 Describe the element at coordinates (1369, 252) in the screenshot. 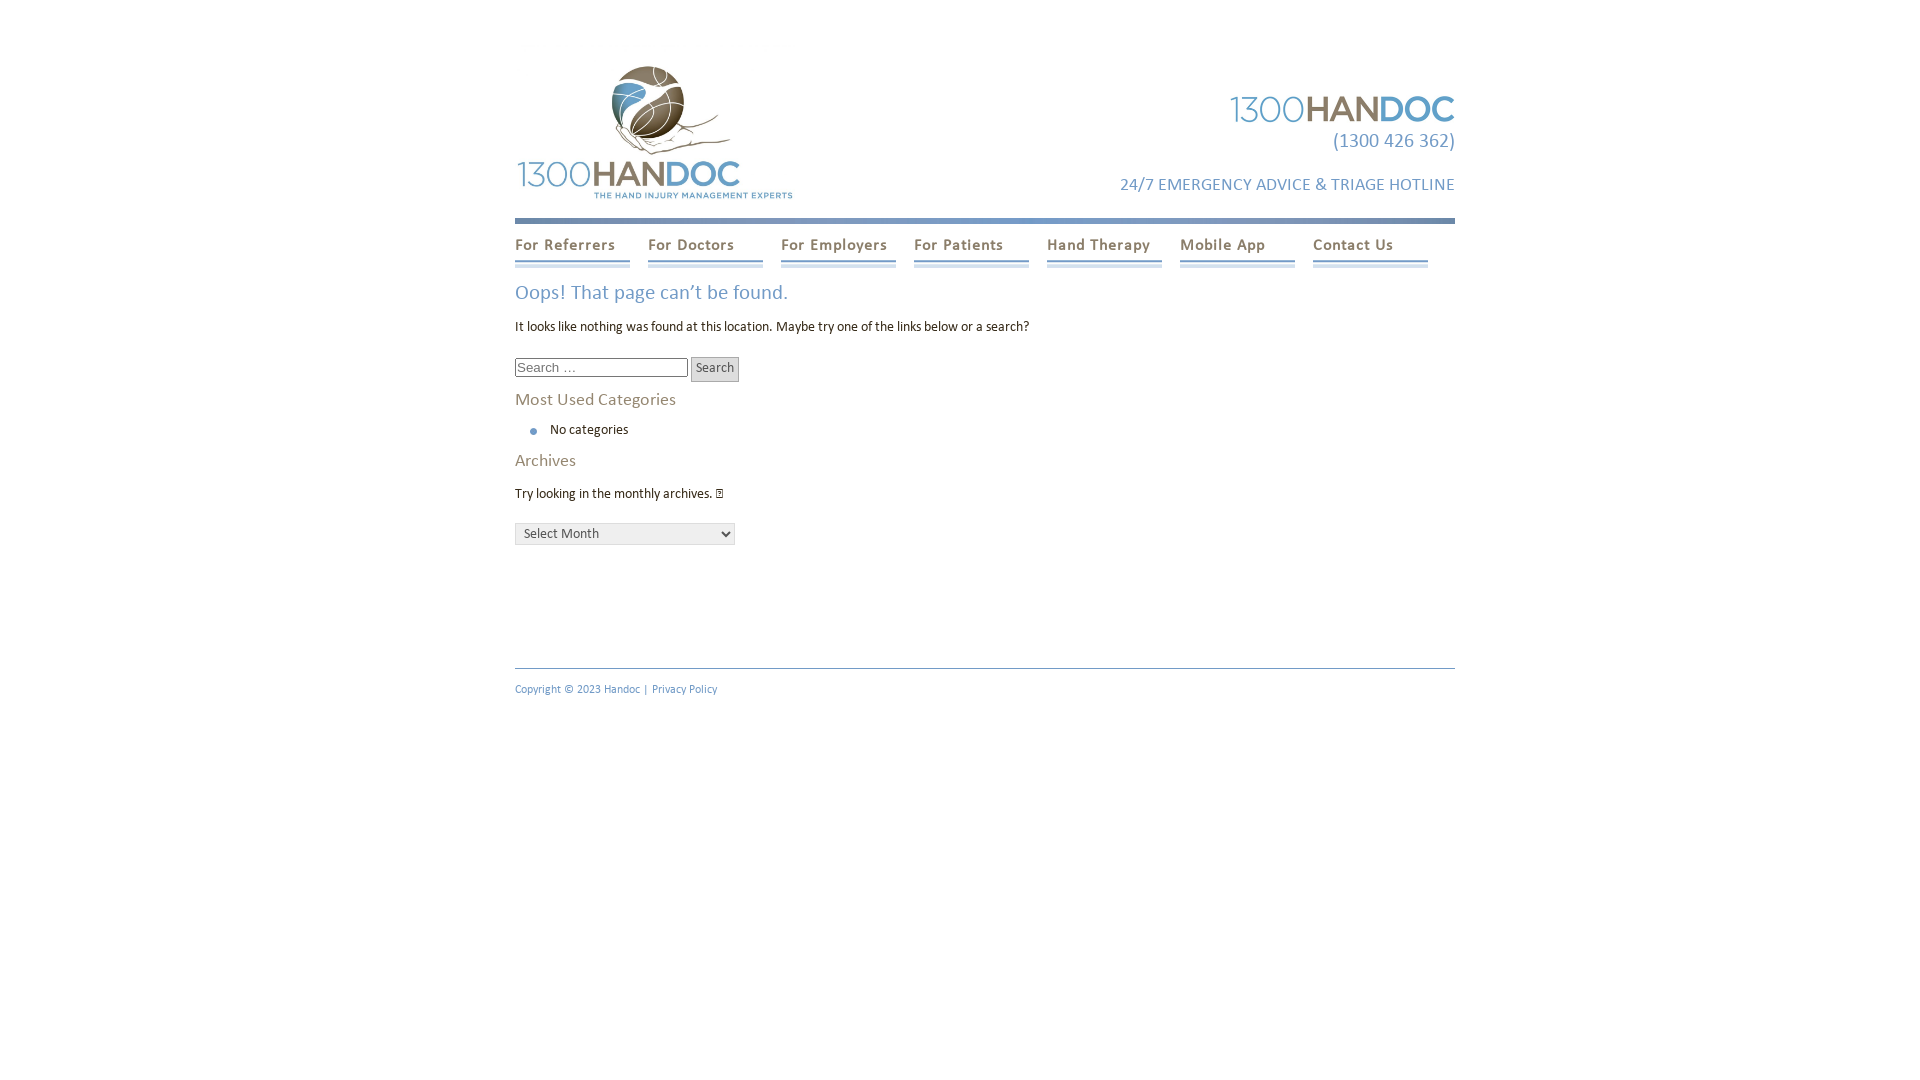

I see `'Contact Us'` at that location.